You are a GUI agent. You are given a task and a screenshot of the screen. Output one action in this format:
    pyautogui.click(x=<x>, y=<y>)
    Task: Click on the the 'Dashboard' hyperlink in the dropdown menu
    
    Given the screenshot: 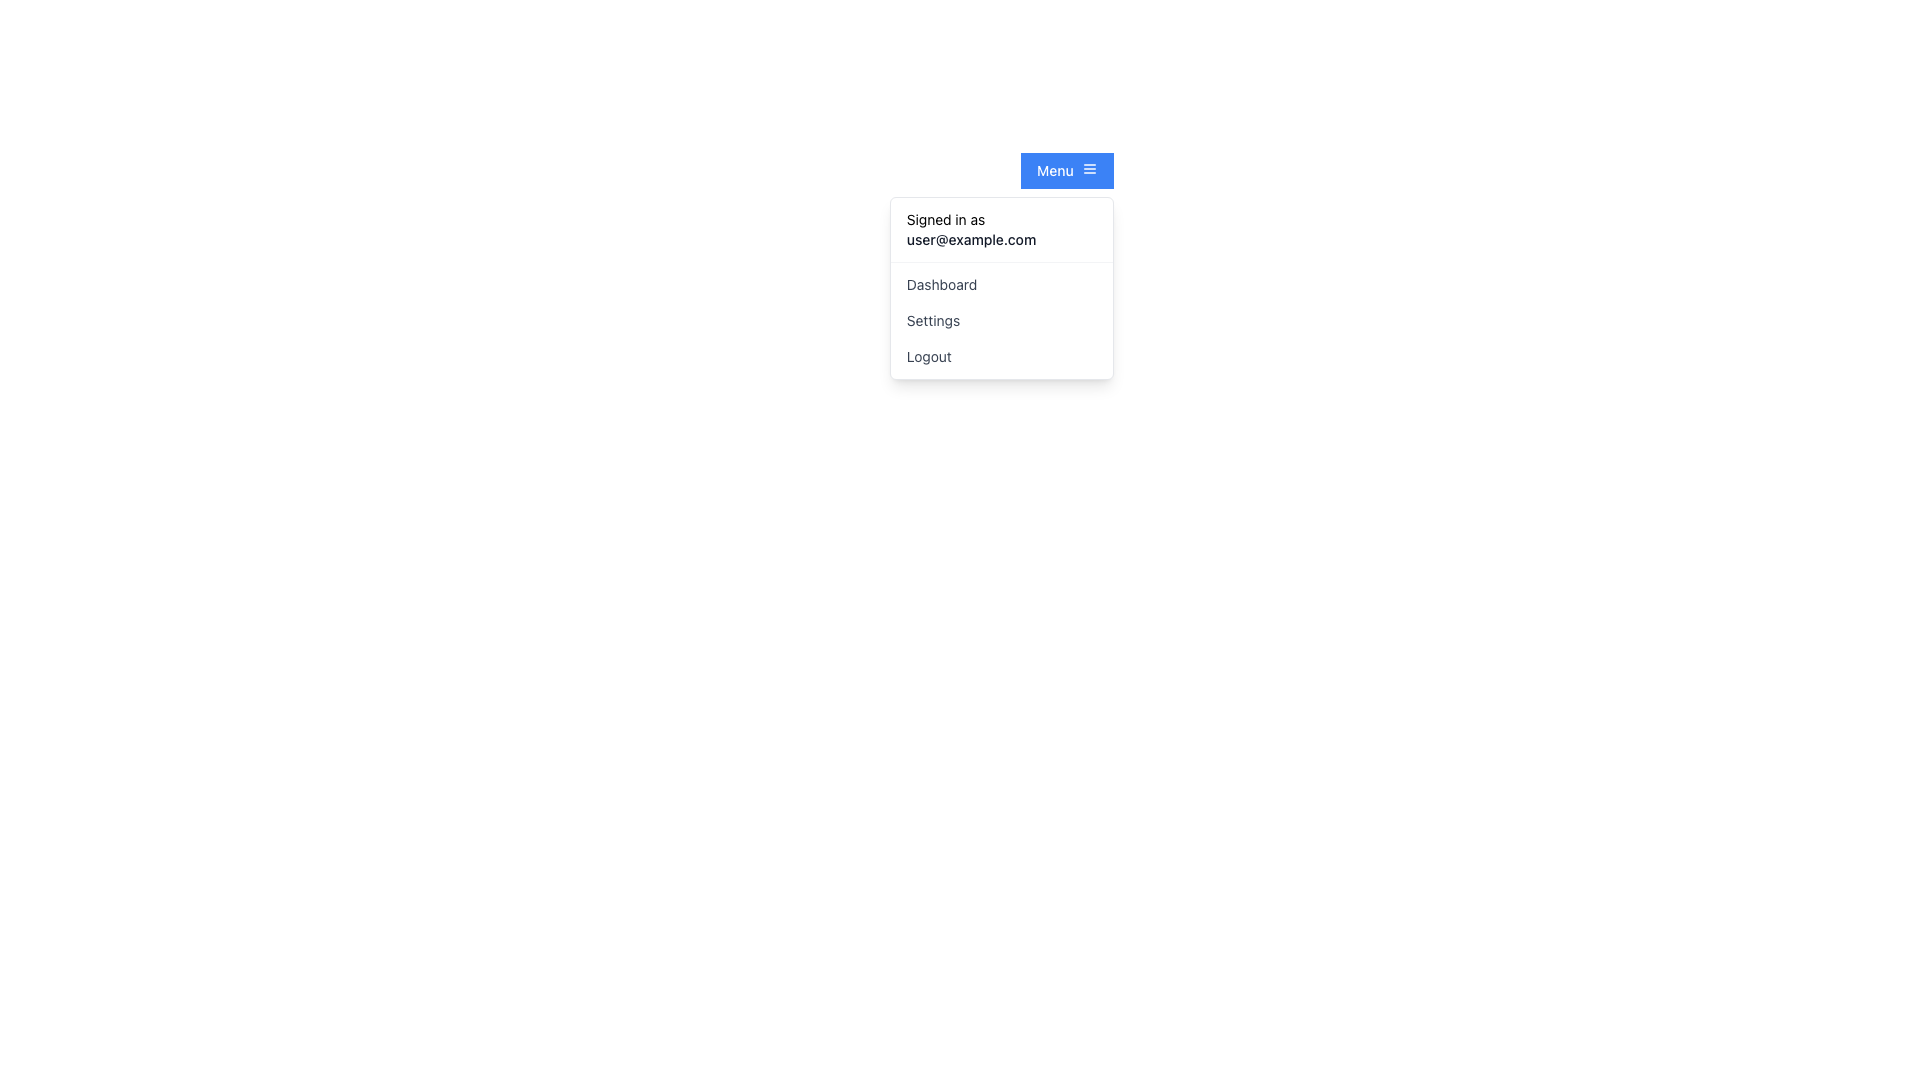 What is the action you would take?
    pyautogui.click(x=1001, y=285)
    